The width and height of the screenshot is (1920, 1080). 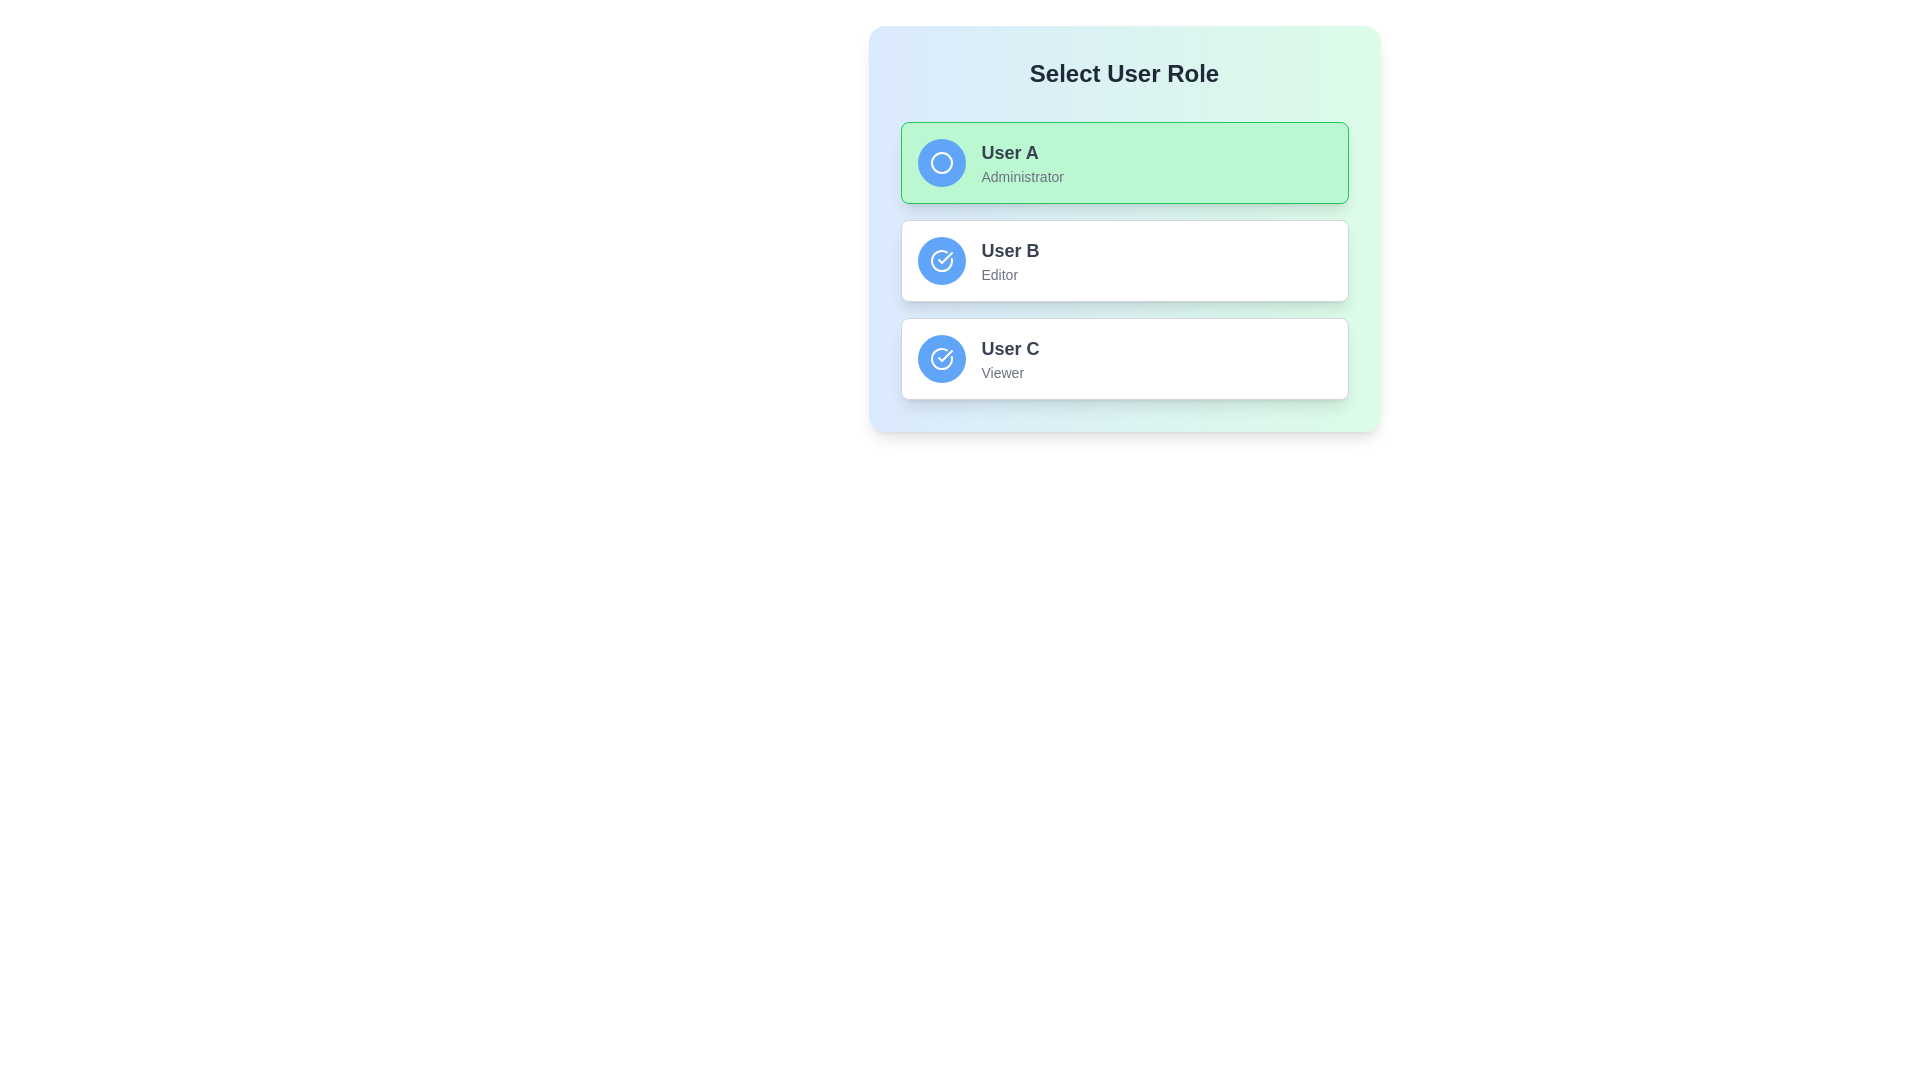 What do you see at coordinates (1022, 152) in the screenshot?
I see `the Static Text Label displaying the name of the user associated with the 'Administrator' role, located at the topmost user card in the vertical list` at bounding box center [1022, 152].